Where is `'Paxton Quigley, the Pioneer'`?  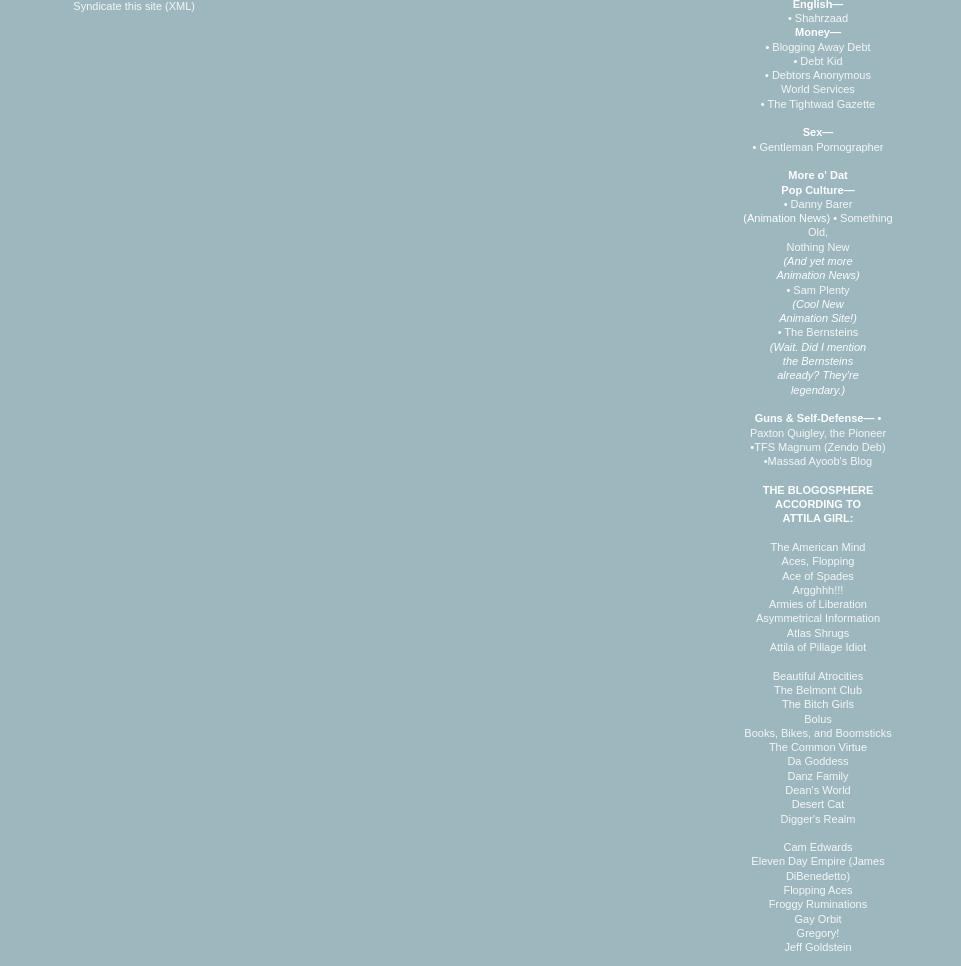 'Paxton Quigley, the Pioneer' is located at coordinates (748, 430).